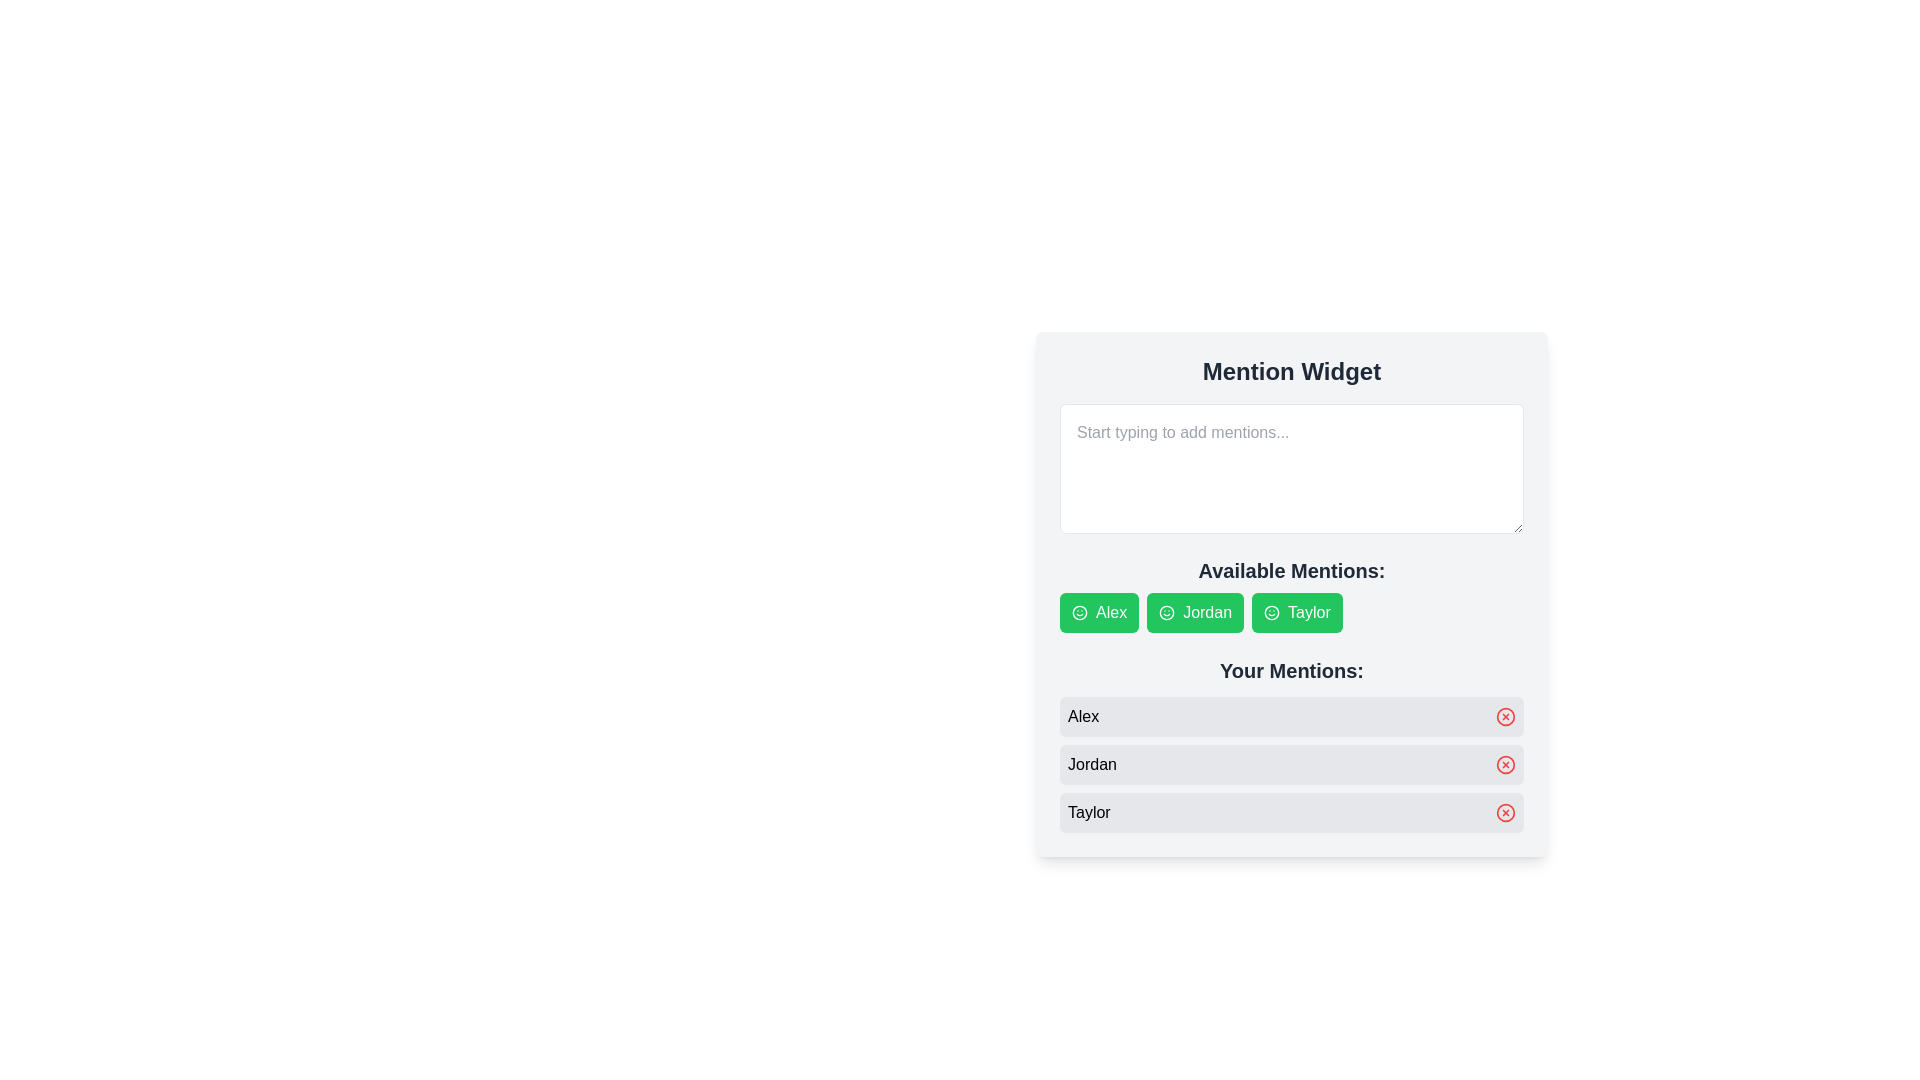 The width and height of the screenshot is (1920, 1080). I want to click on the red circular button with an 'X' symbol, so click(1506, 764).